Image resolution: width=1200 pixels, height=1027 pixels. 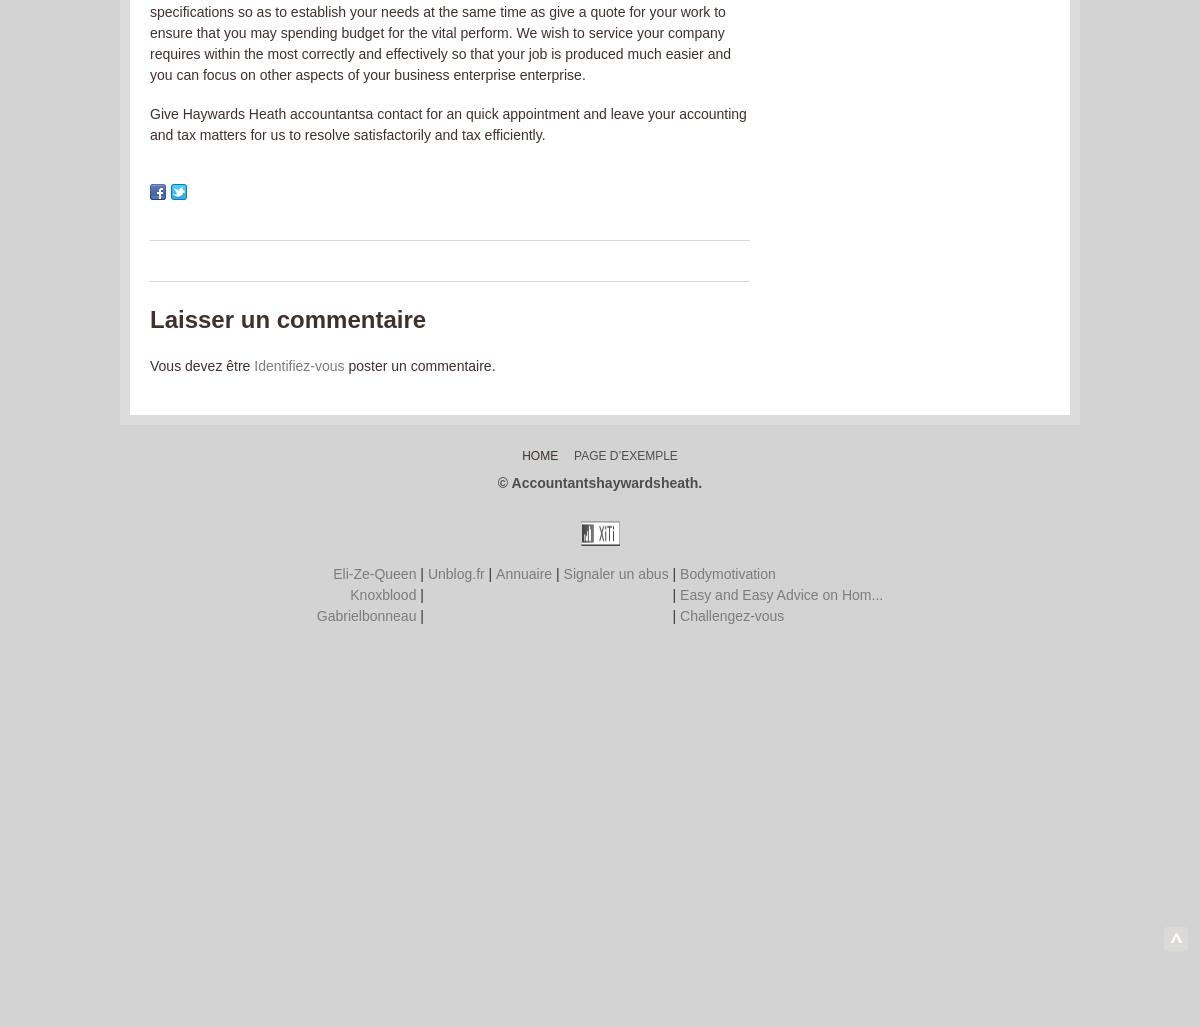 What do you see at coordinates (598, 482) in the screenshot?
I see `'© Accountantshaywardsheath.'` at bounding box center [598, 482].